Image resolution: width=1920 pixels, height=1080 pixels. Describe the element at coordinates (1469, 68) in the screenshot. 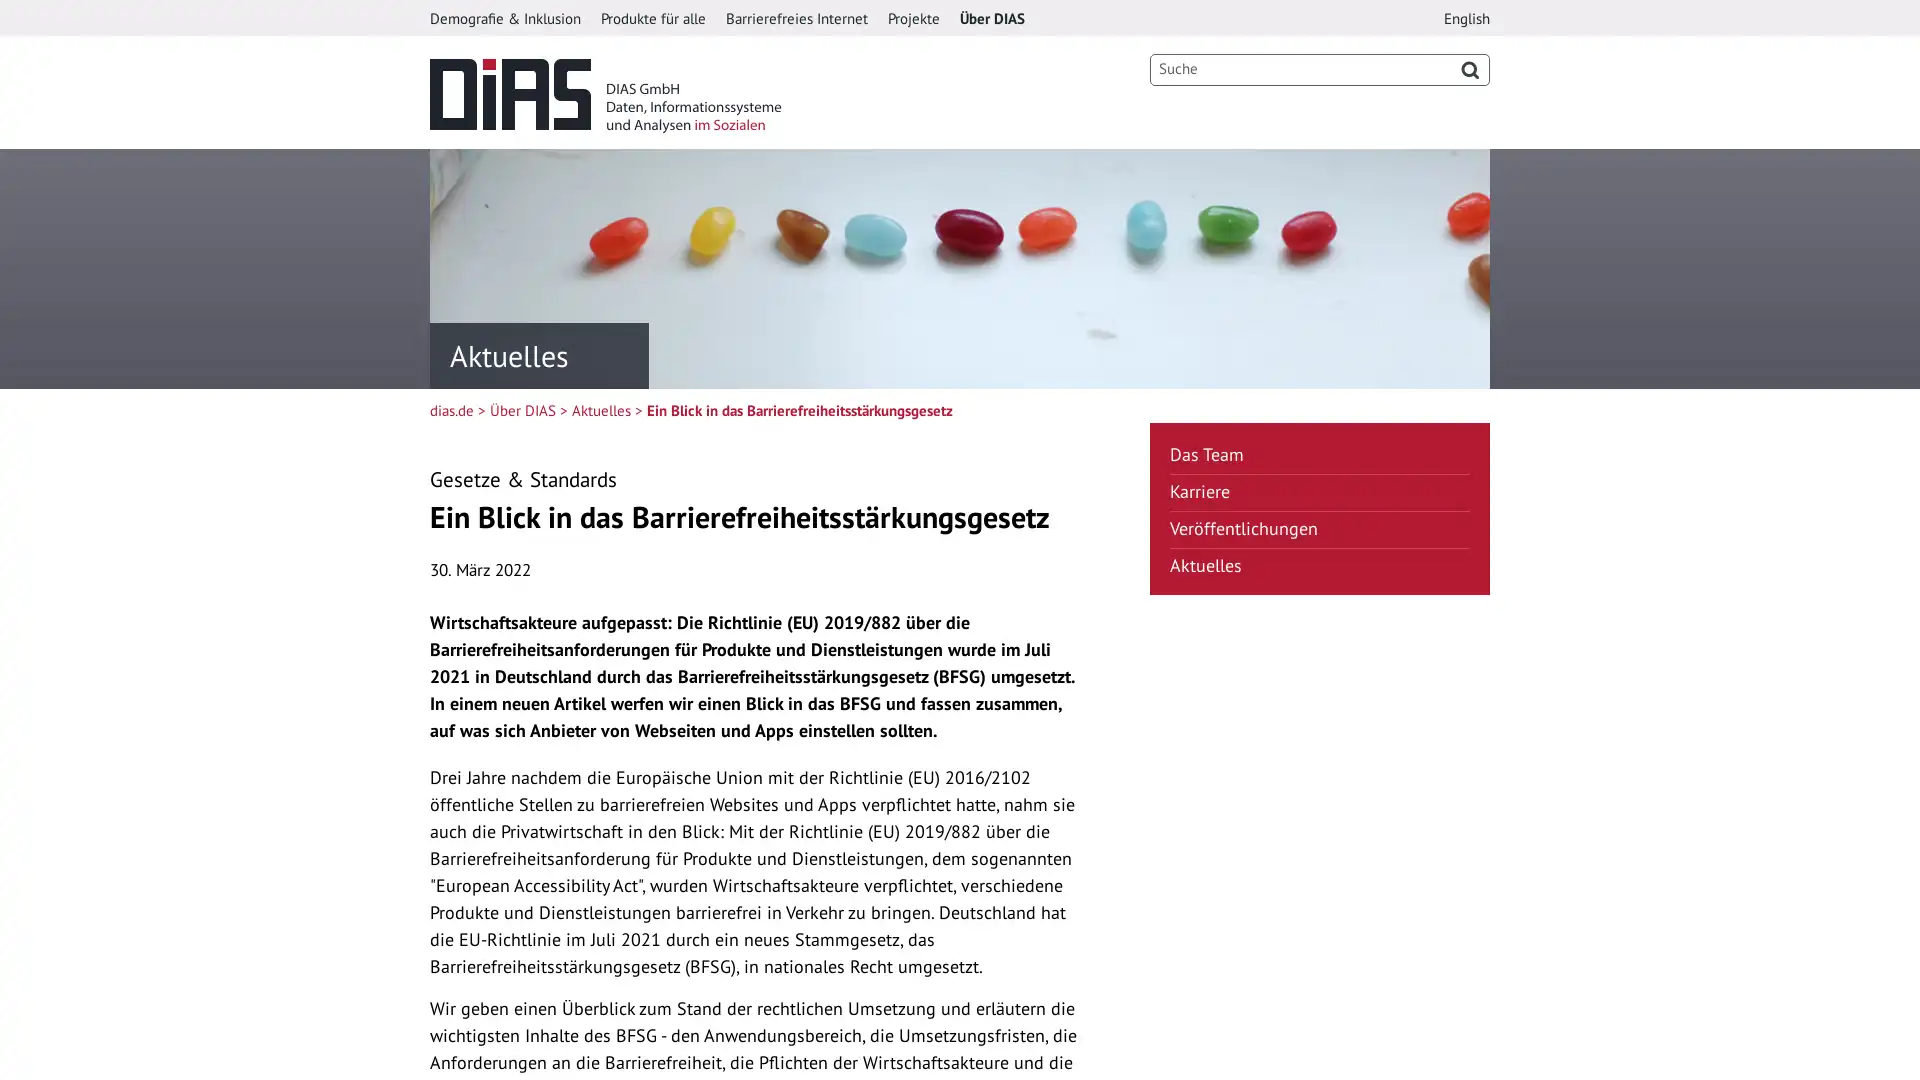

I see `Suche starten` at that location.